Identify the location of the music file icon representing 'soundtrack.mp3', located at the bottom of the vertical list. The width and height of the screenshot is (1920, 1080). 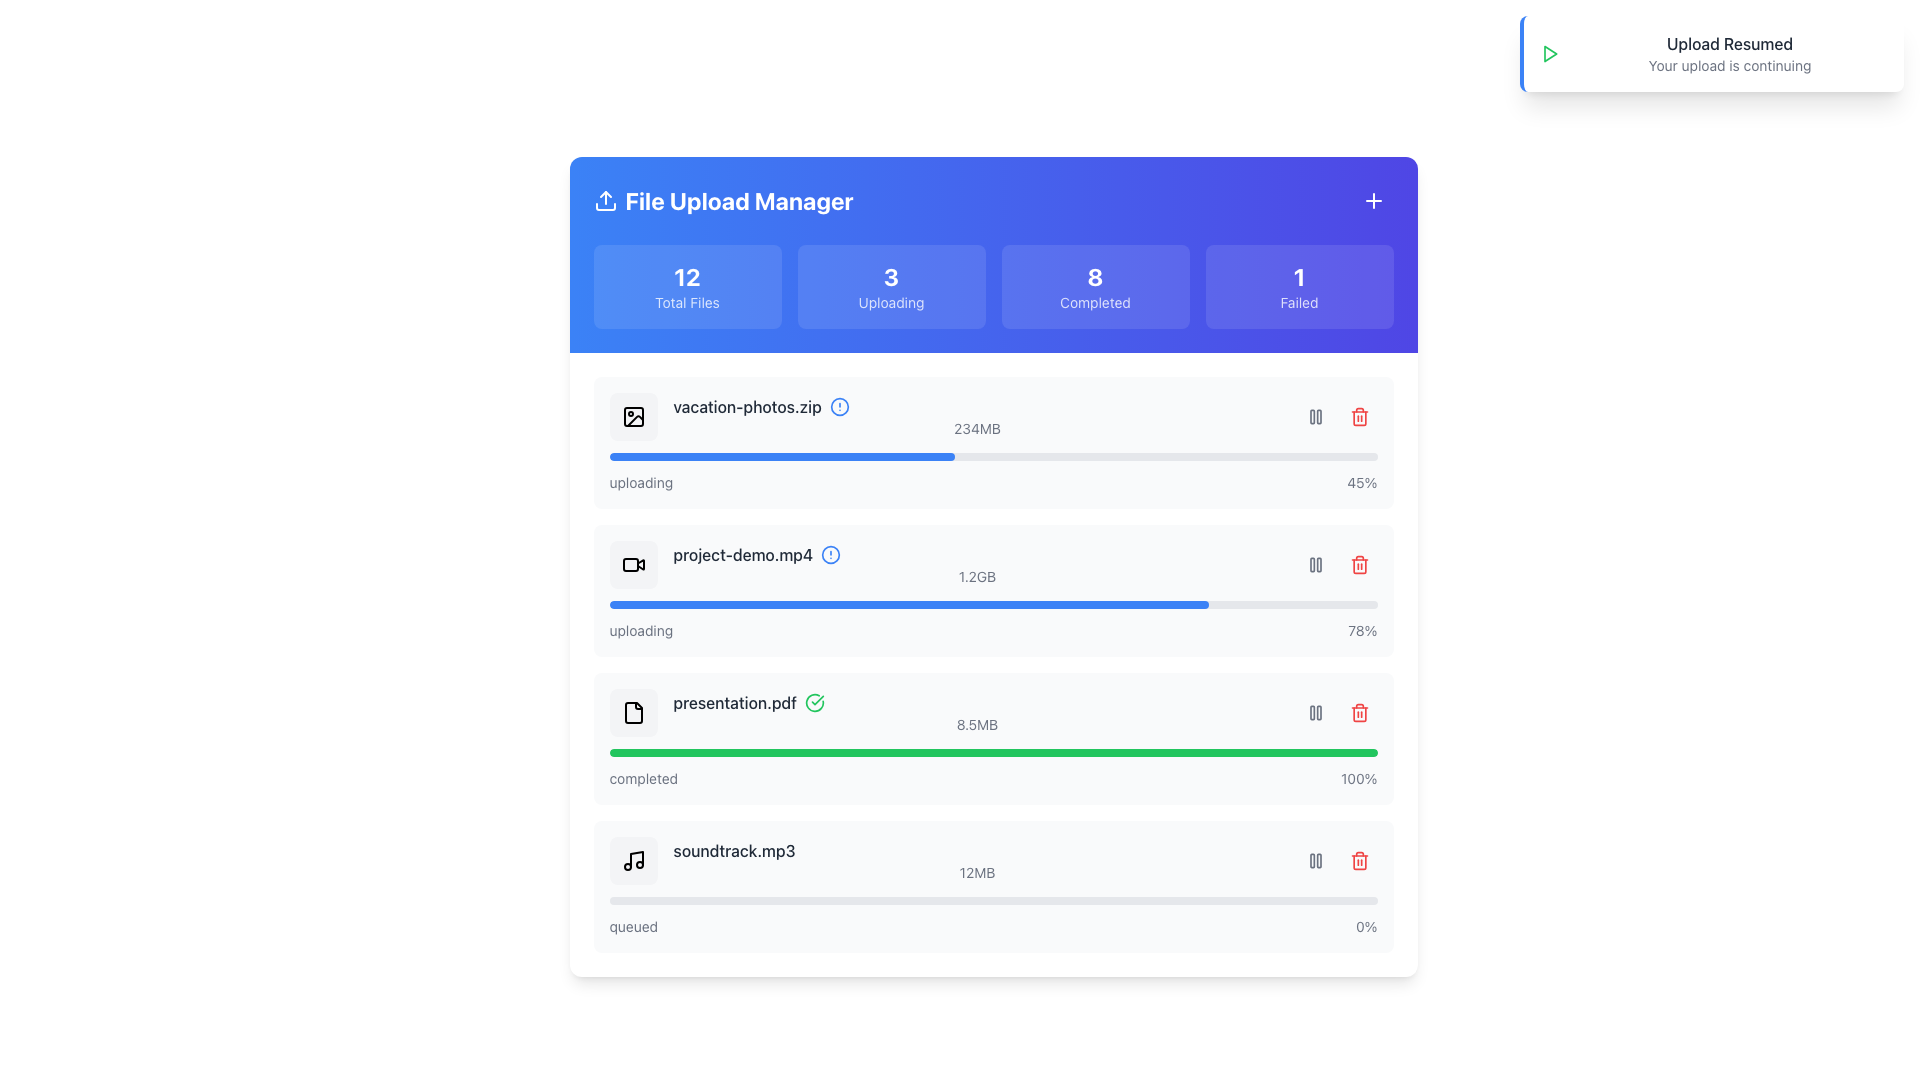
(632, 859).